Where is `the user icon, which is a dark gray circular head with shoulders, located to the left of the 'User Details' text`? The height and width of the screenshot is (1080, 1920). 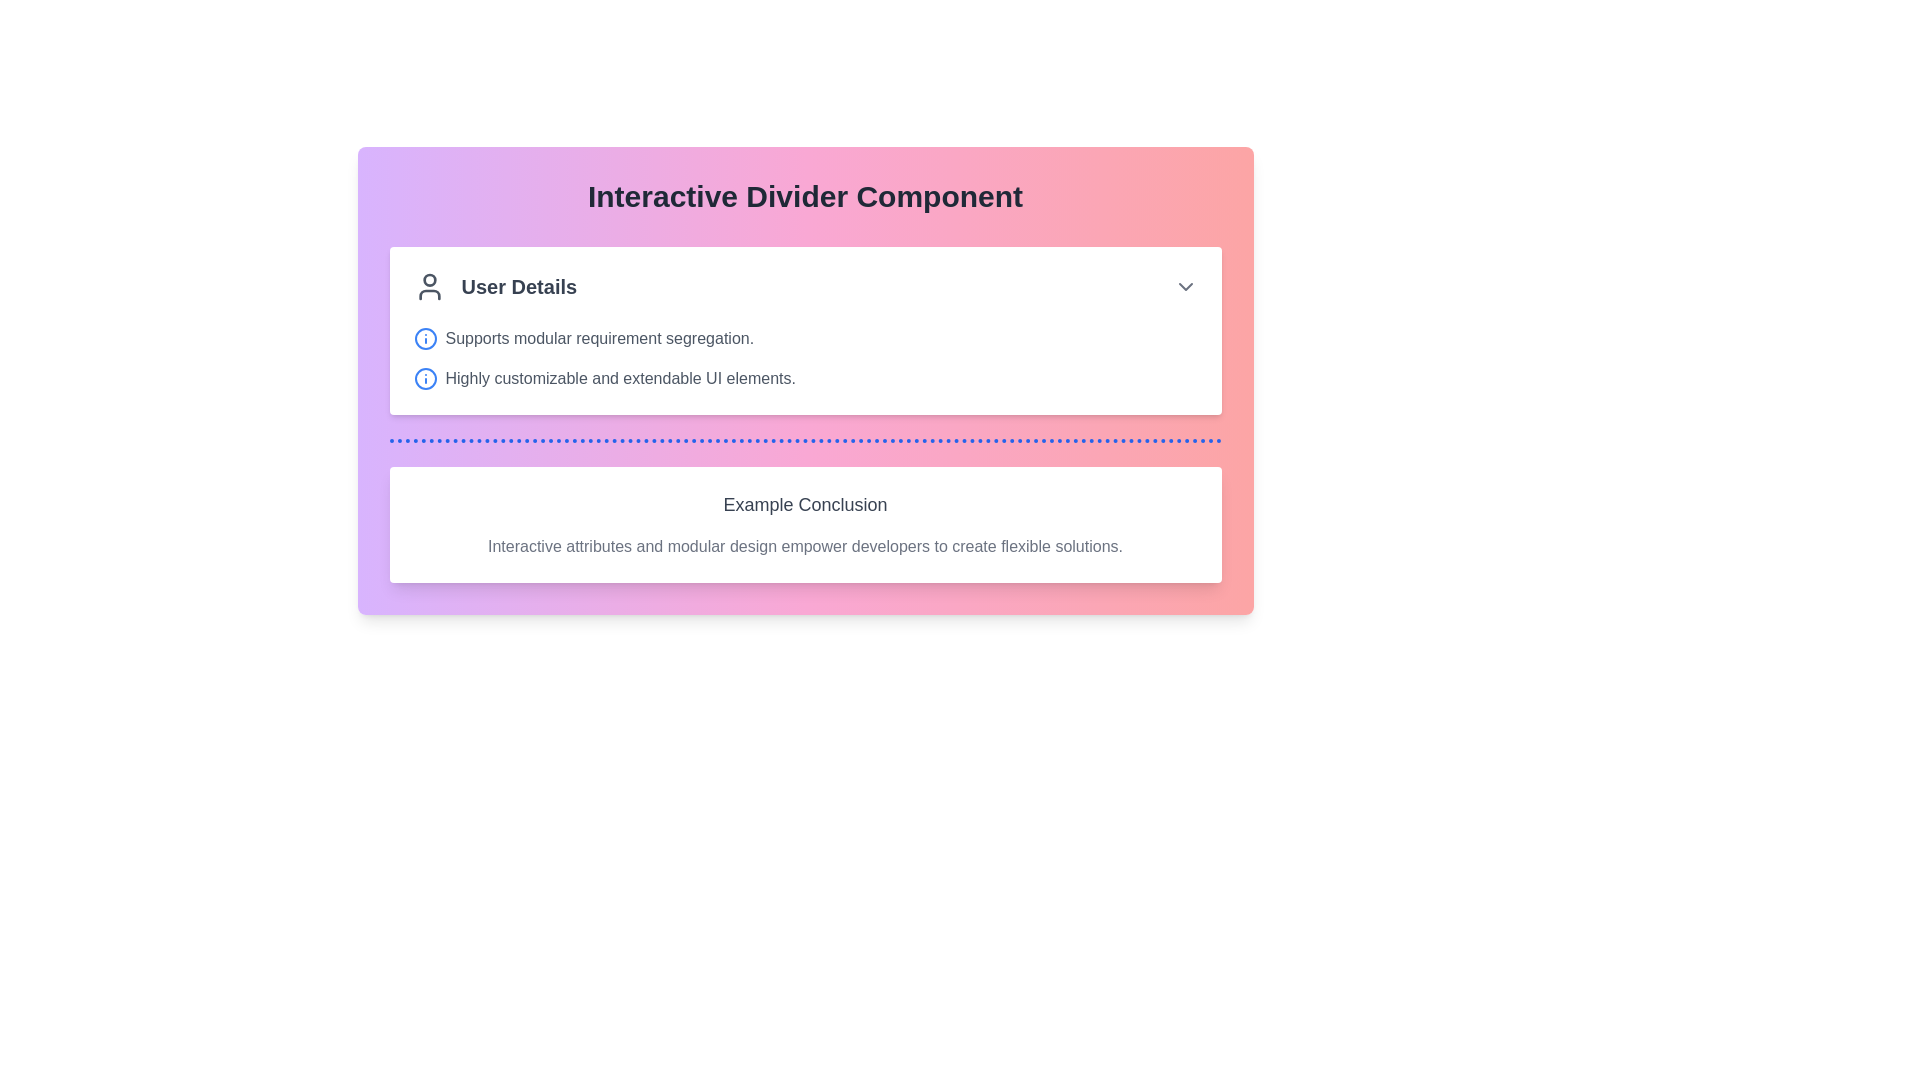
the user icon, which is a dark gray circular head with shoulders, located to the left of the 'User Details' text is located at coordinates (428, 286).